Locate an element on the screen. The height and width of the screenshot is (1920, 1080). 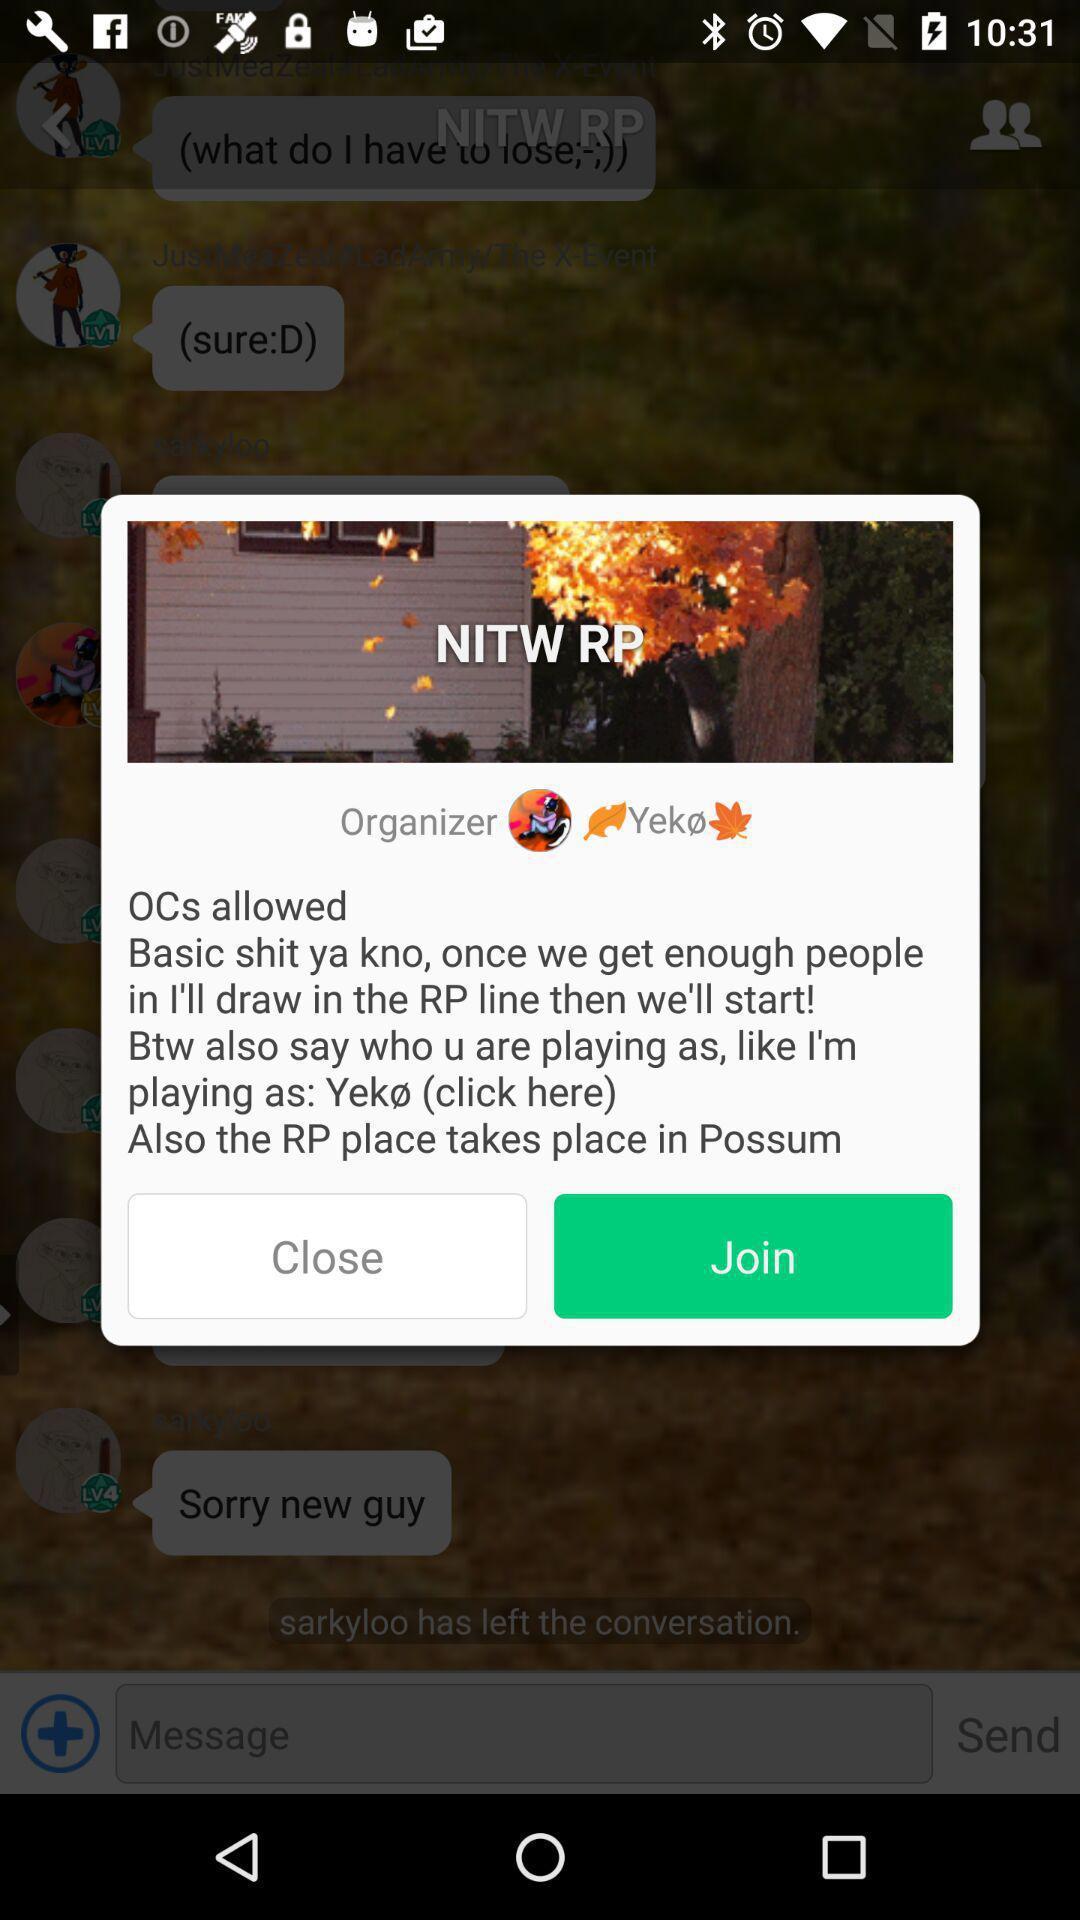
button next to the join icon is located at coordinates (326, 1255).